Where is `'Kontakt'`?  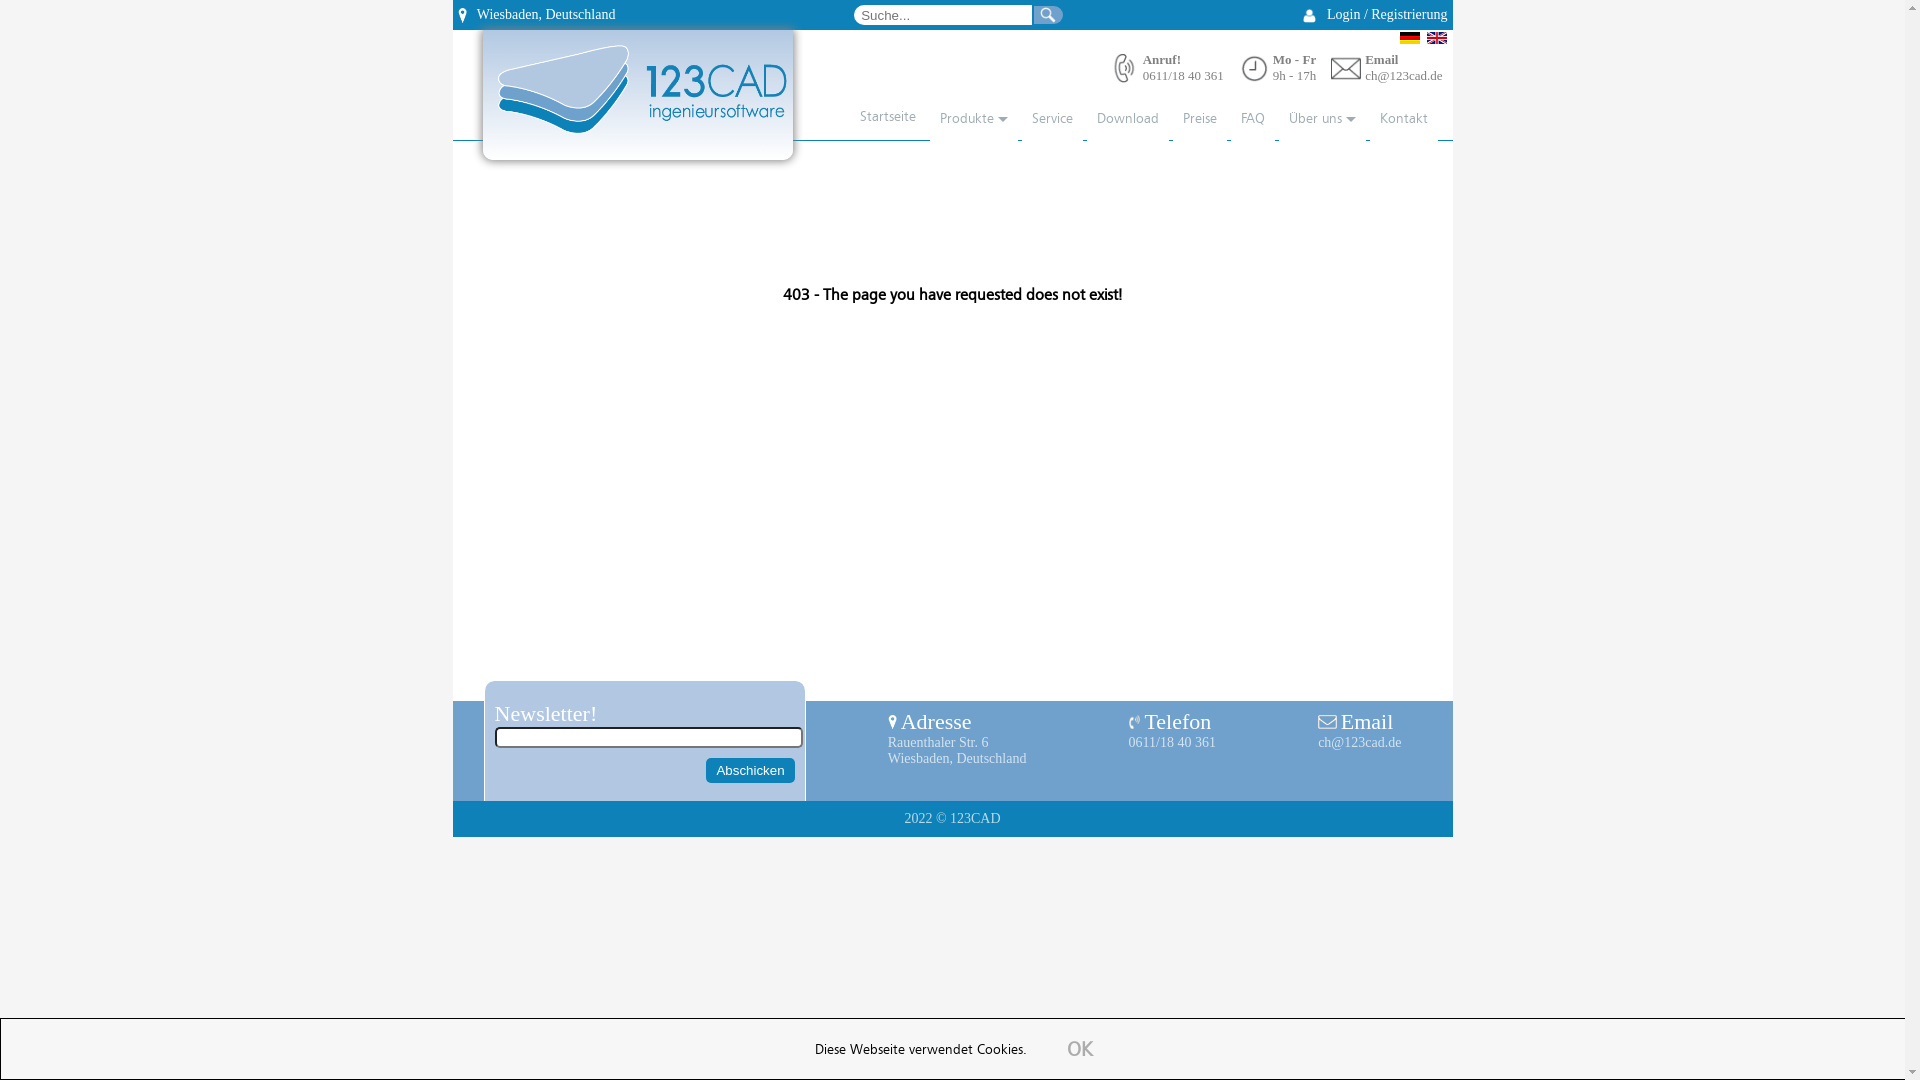
'Kontakt' is located at coordinates (1402, 119).